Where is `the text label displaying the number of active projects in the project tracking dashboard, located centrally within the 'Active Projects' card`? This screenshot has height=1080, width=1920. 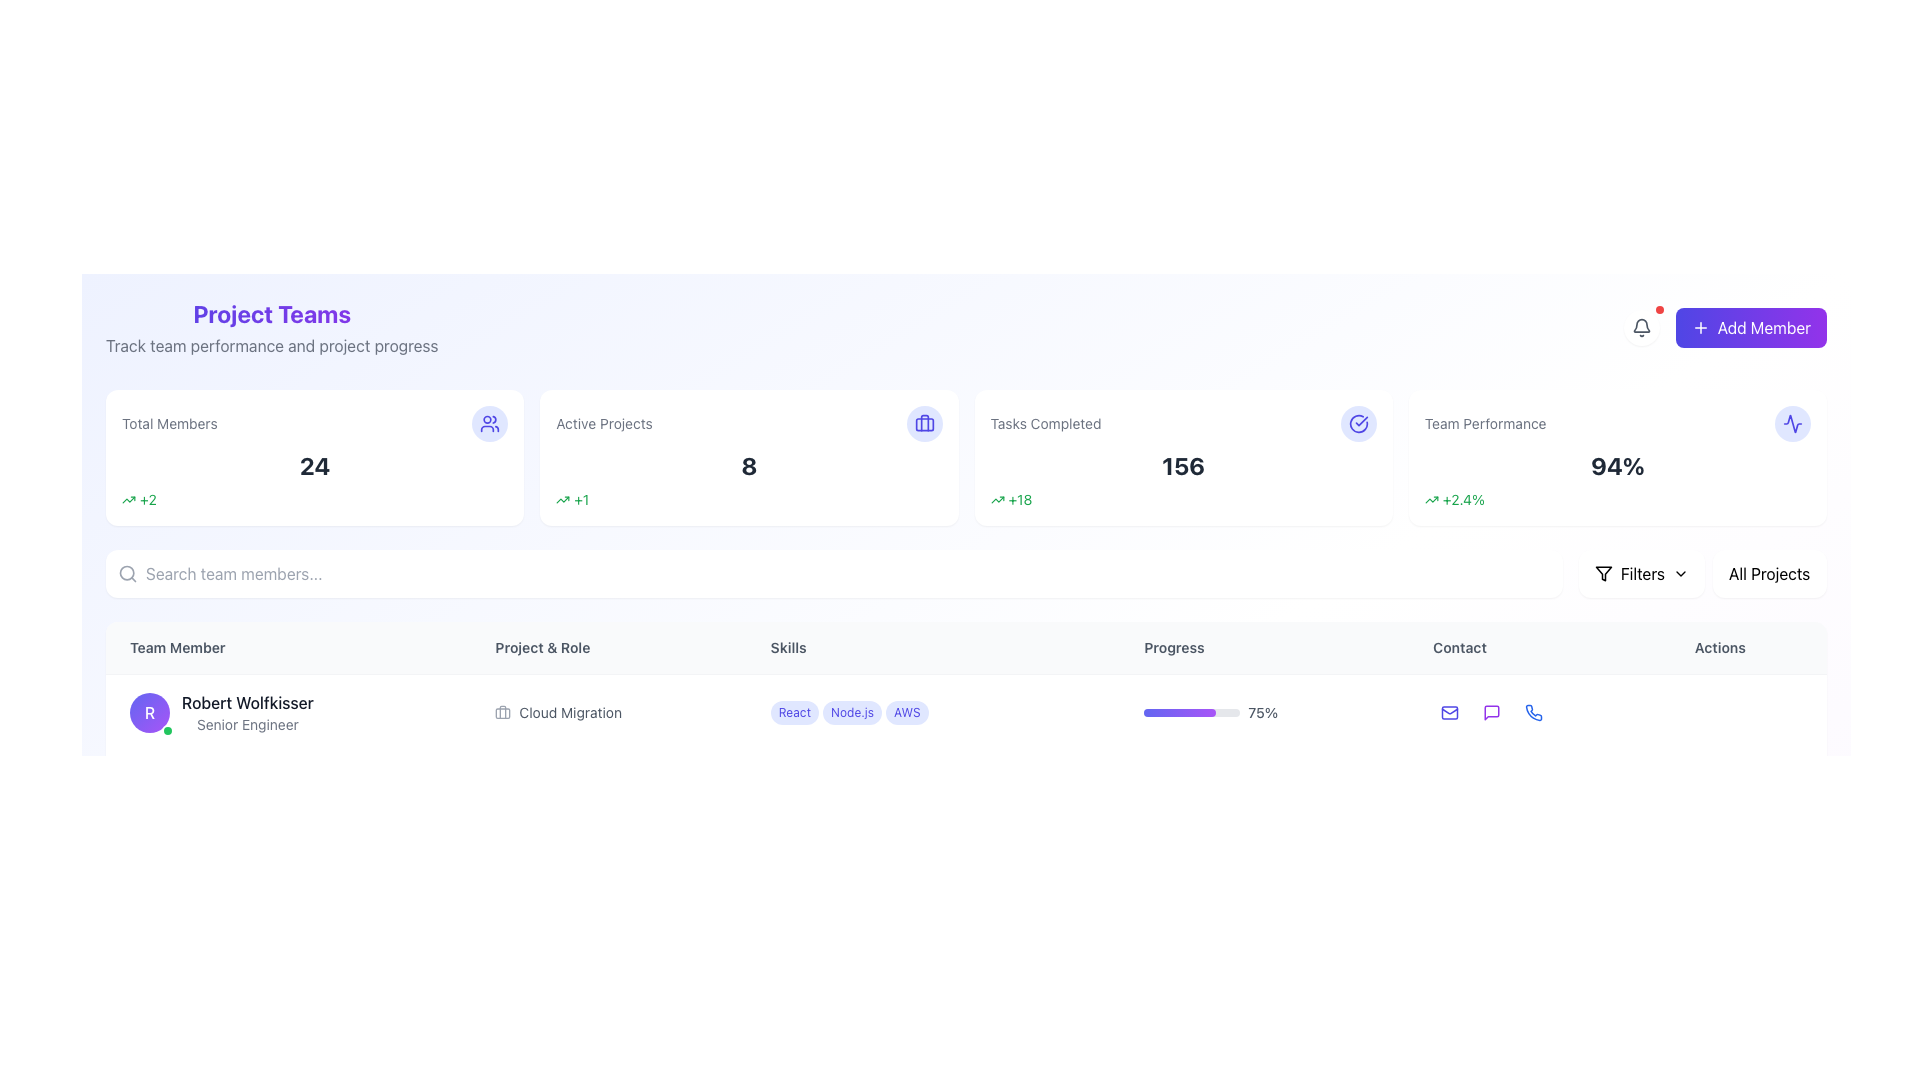
the text label displaying the number of active projects in the project tracking dashboard, located centrally within the 'Active Projects' card is located at coordinates (748, 466).